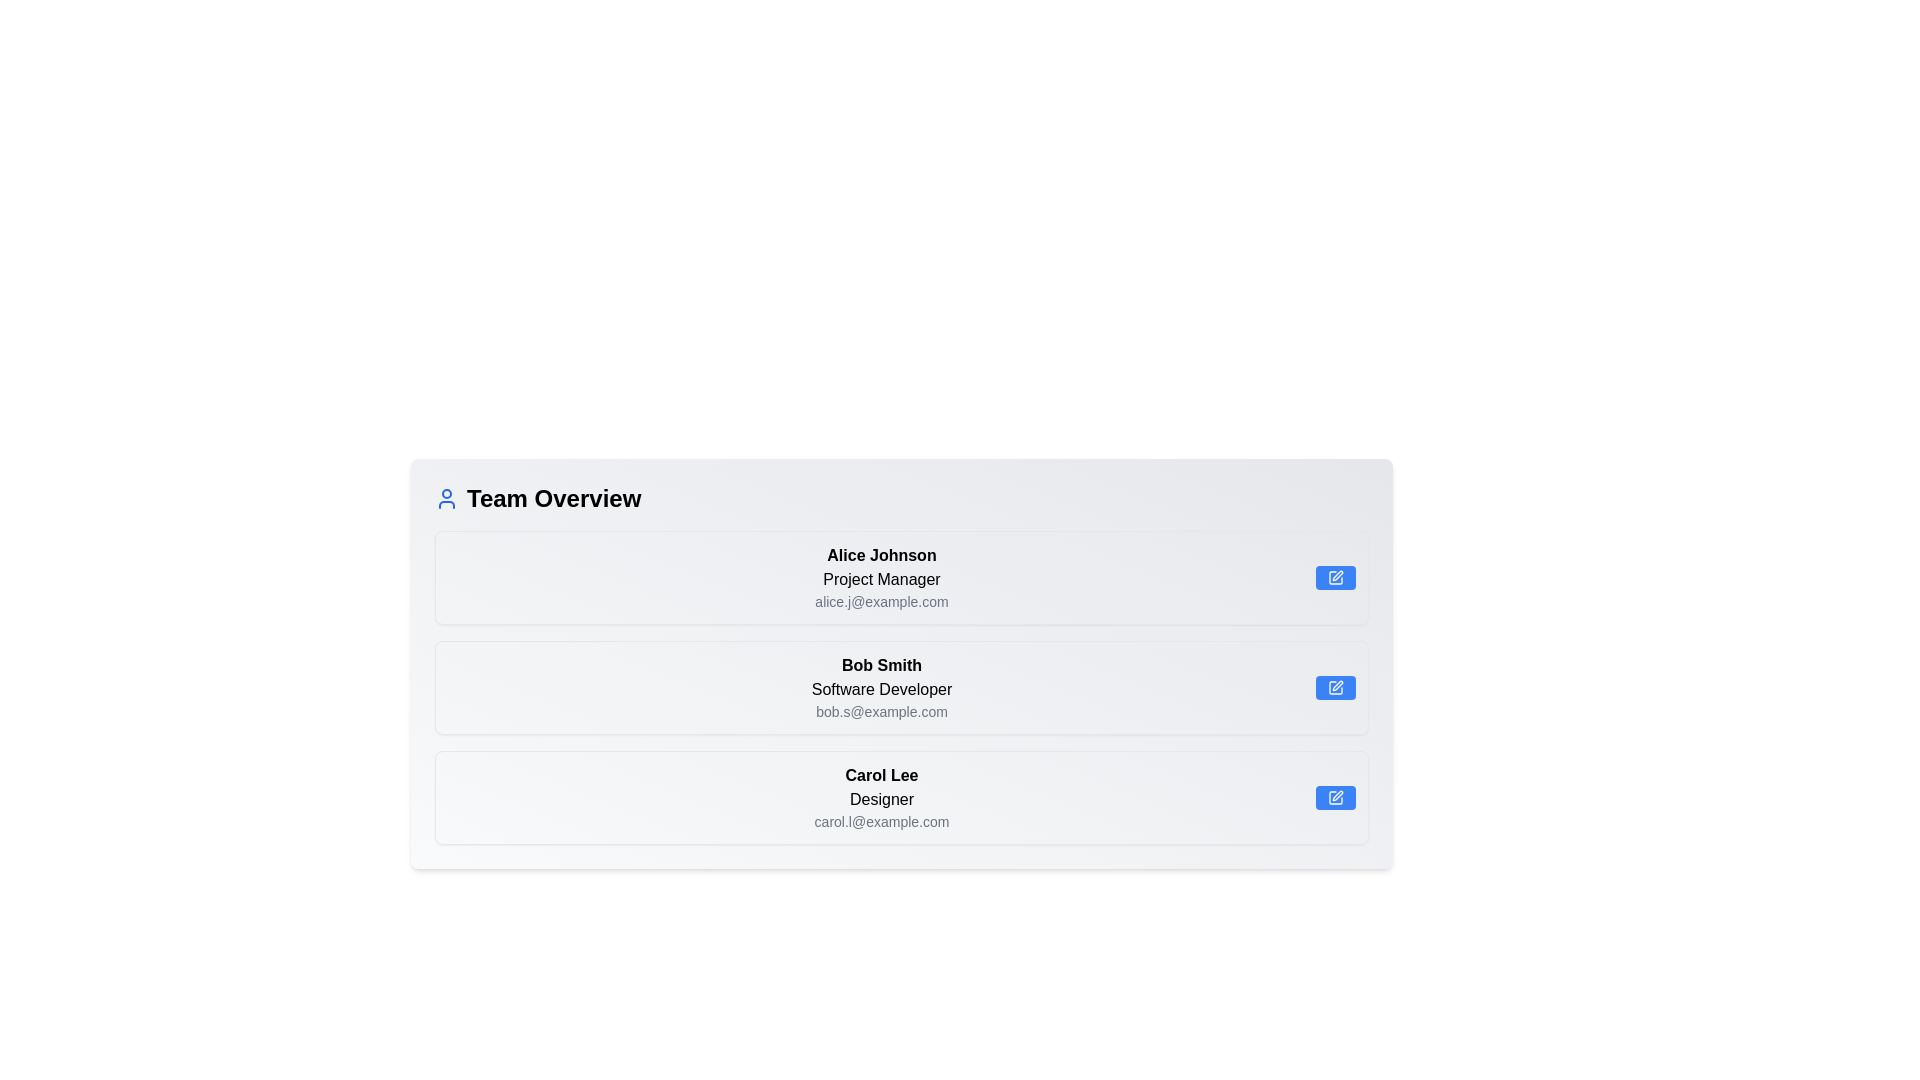 The image size is (1920, 1080). I want to click on the small icon button with a pen graphic, located in the top-right corner of the first card in the 'Team Overview' section under 'Alice Johnson, Project Manager', so click(1335, 578).